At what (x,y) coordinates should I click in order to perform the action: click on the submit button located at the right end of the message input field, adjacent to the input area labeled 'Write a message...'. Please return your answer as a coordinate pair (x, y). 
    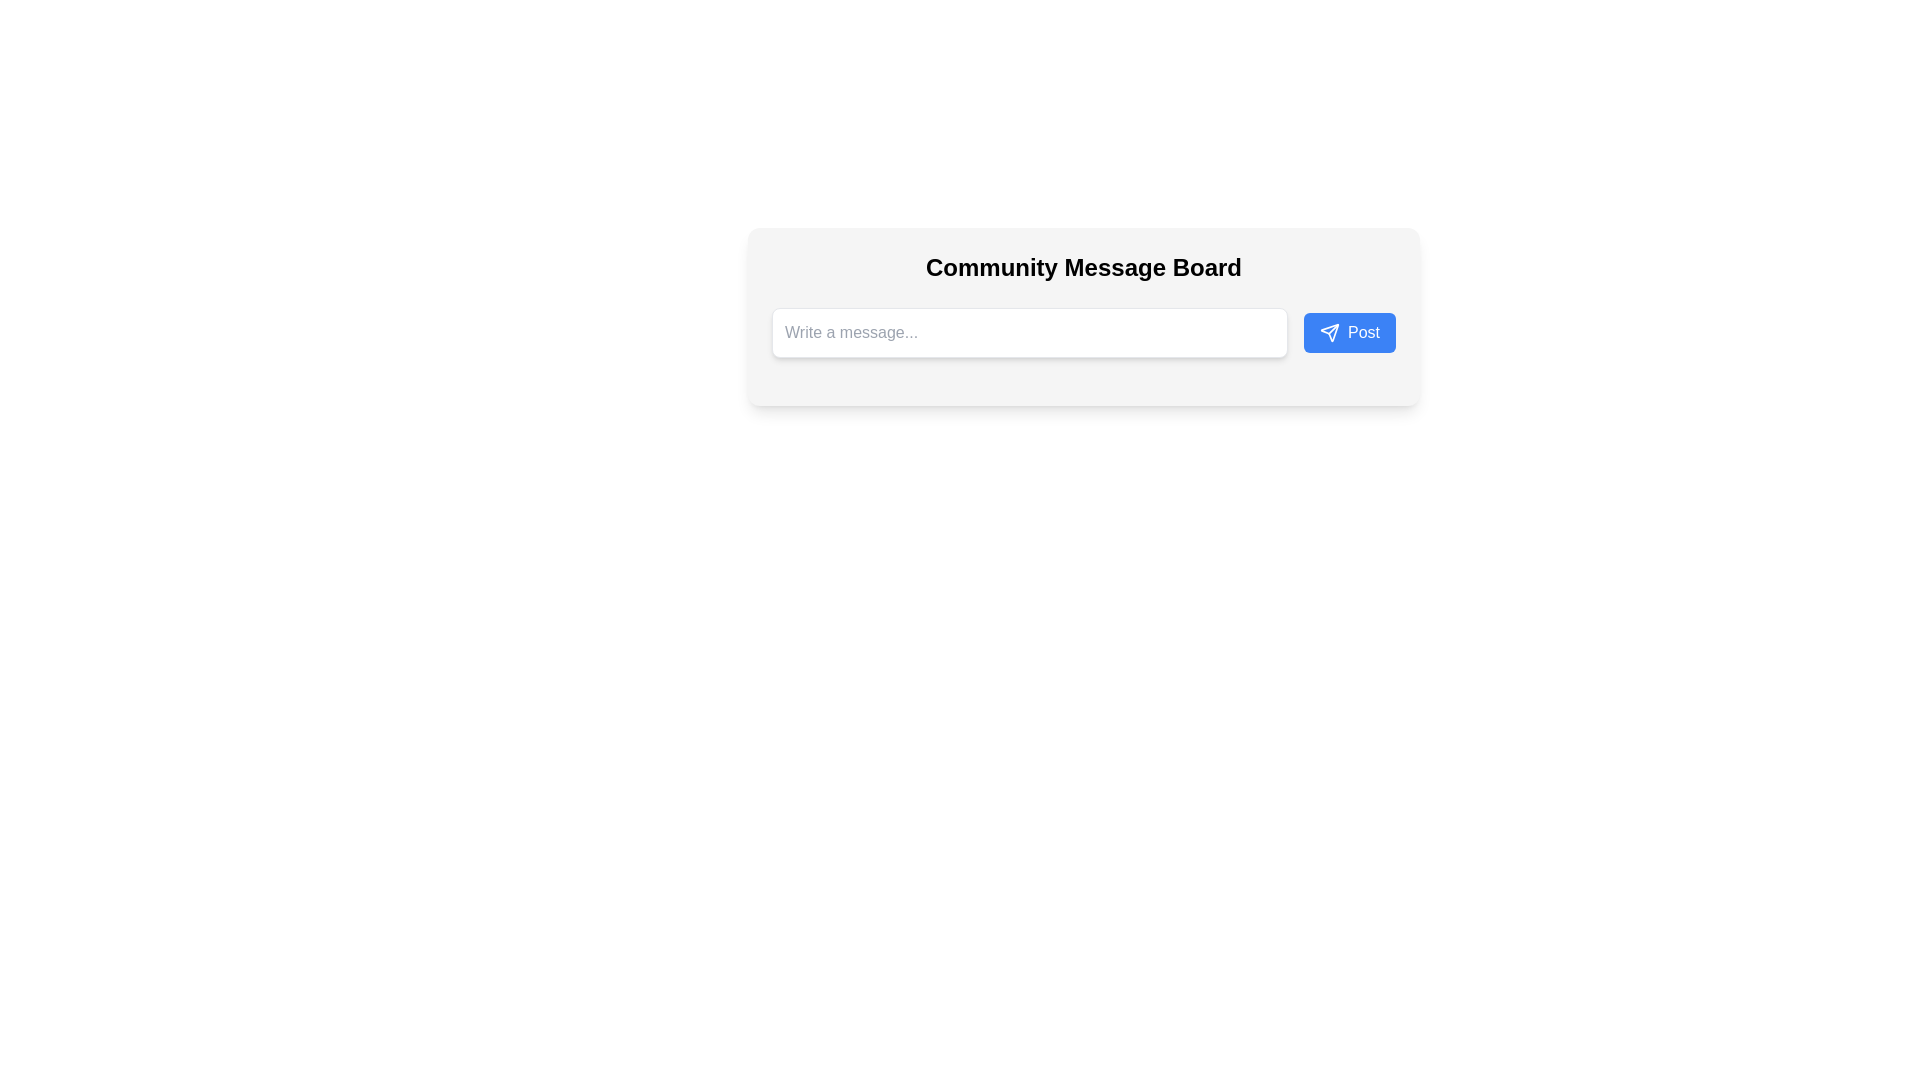
    Looking at the image, I should click on (1349, 331).